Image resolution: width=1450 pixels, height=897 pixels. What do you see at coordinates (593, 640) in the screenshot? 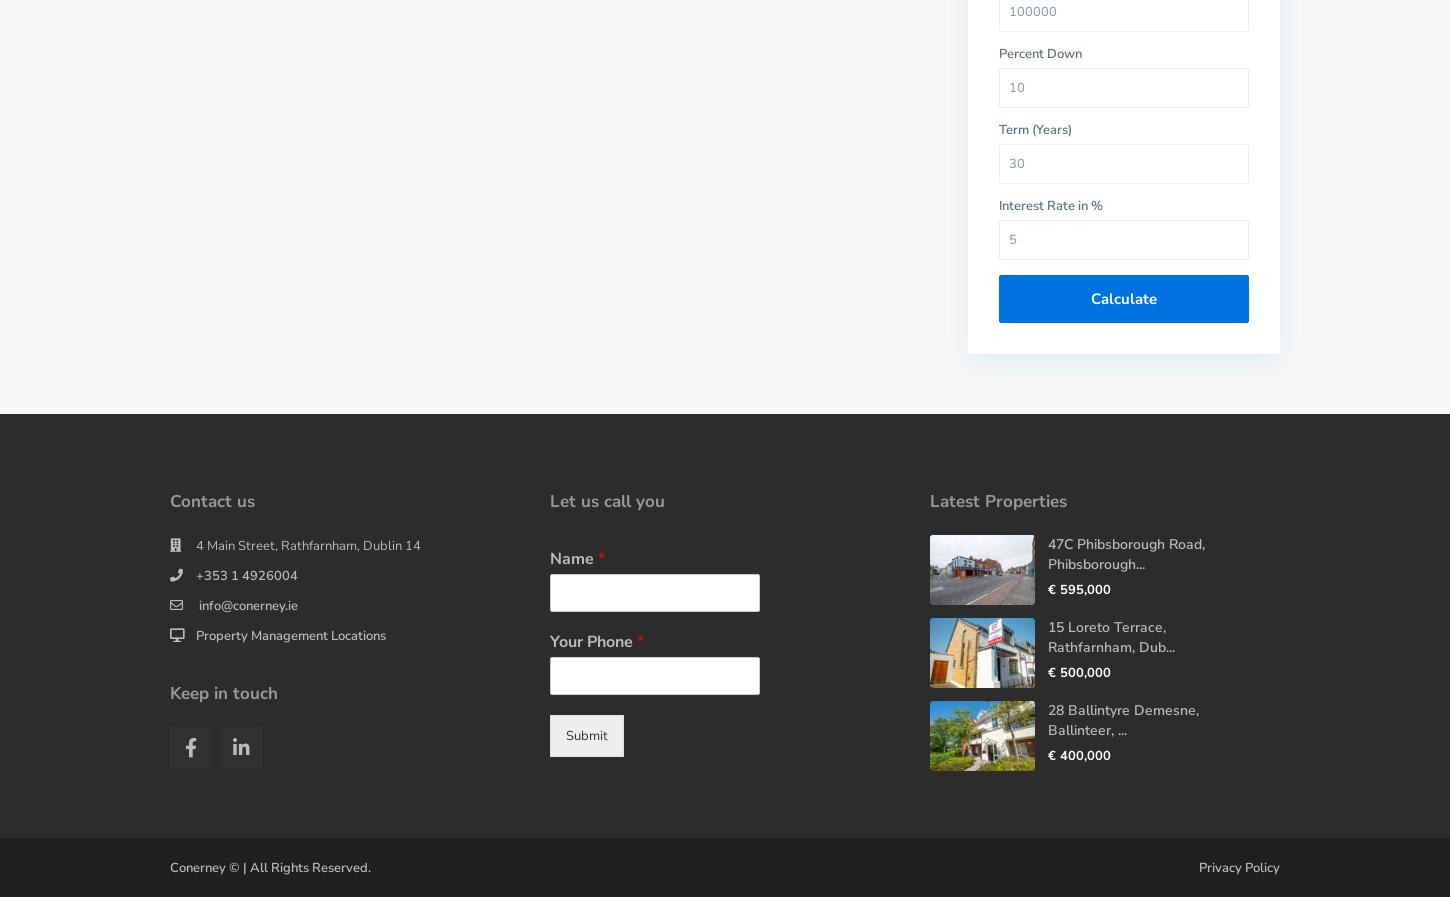
I see `'Your Phone'` at bounding box center [593, 640].